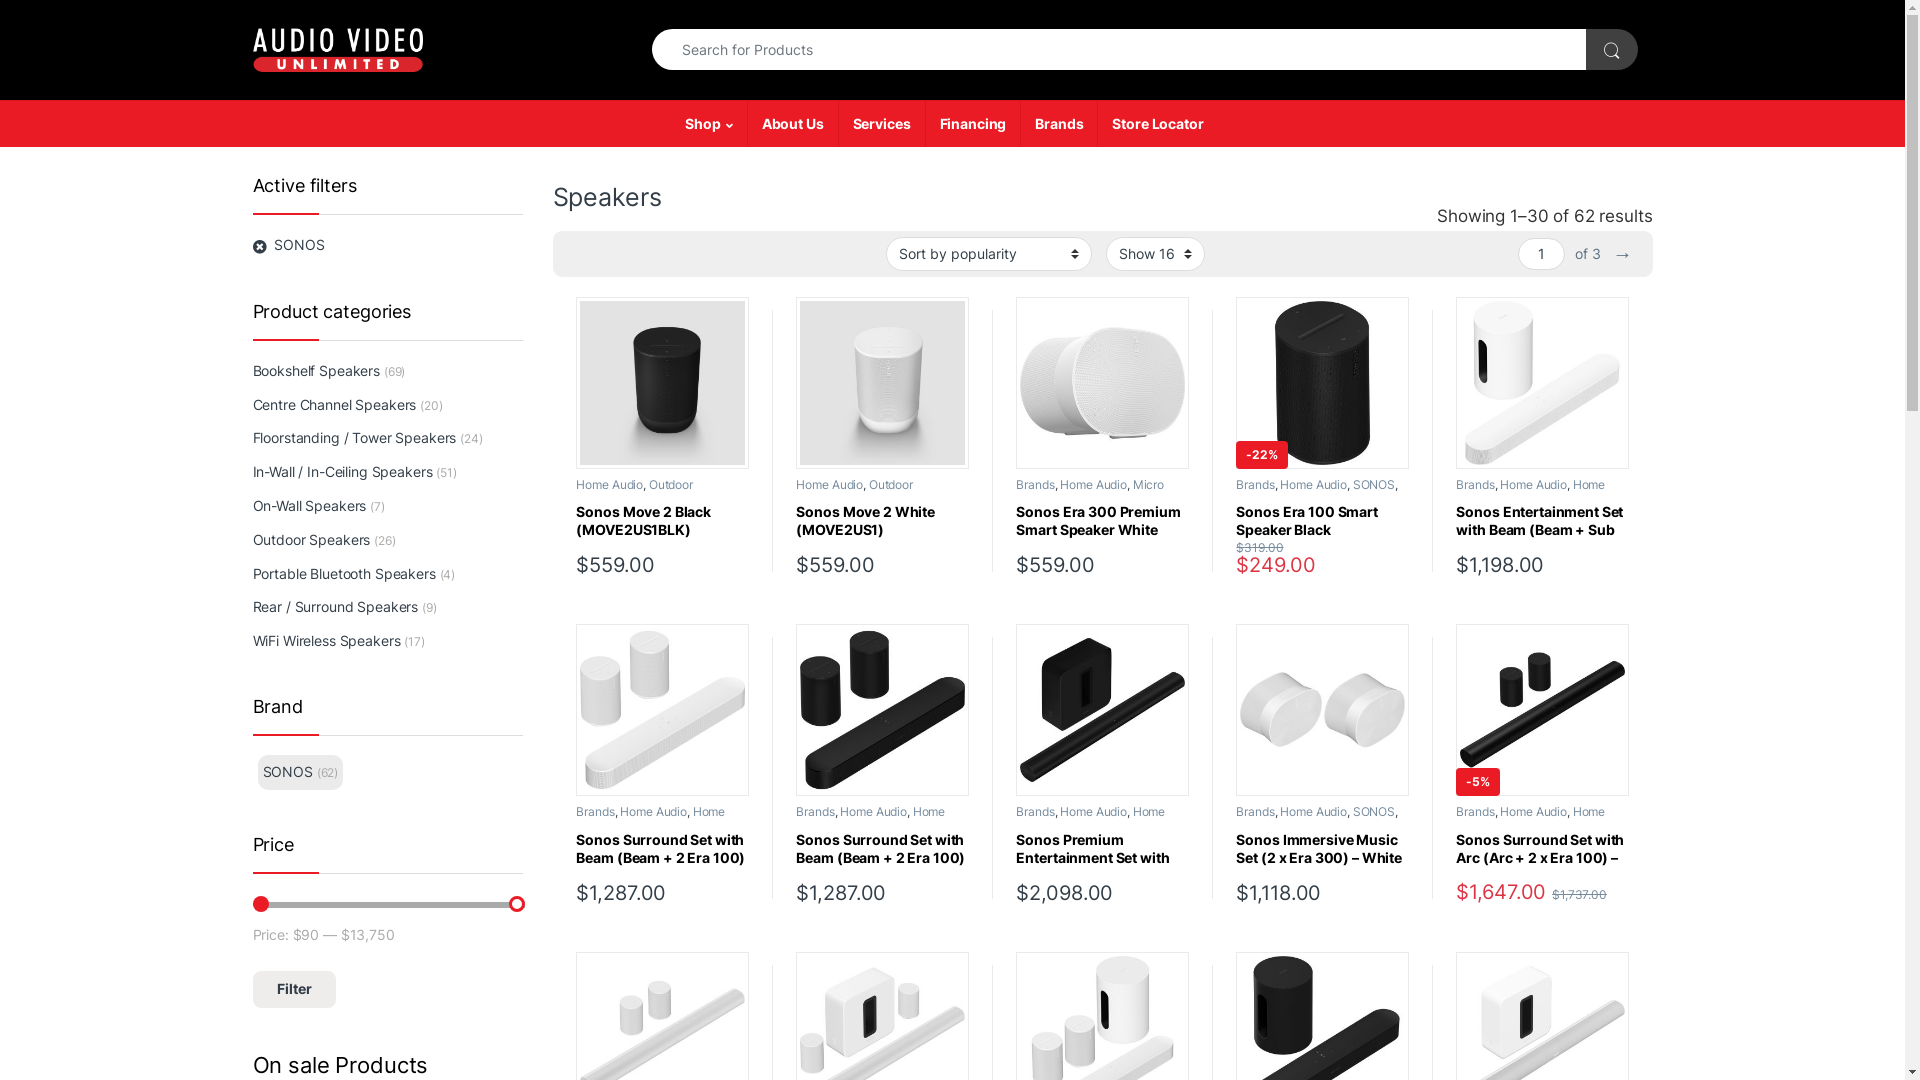 Image resolution: width=1920 pixels, height=1080 pixels. I want to click on 'Shop', so click(708, 123).